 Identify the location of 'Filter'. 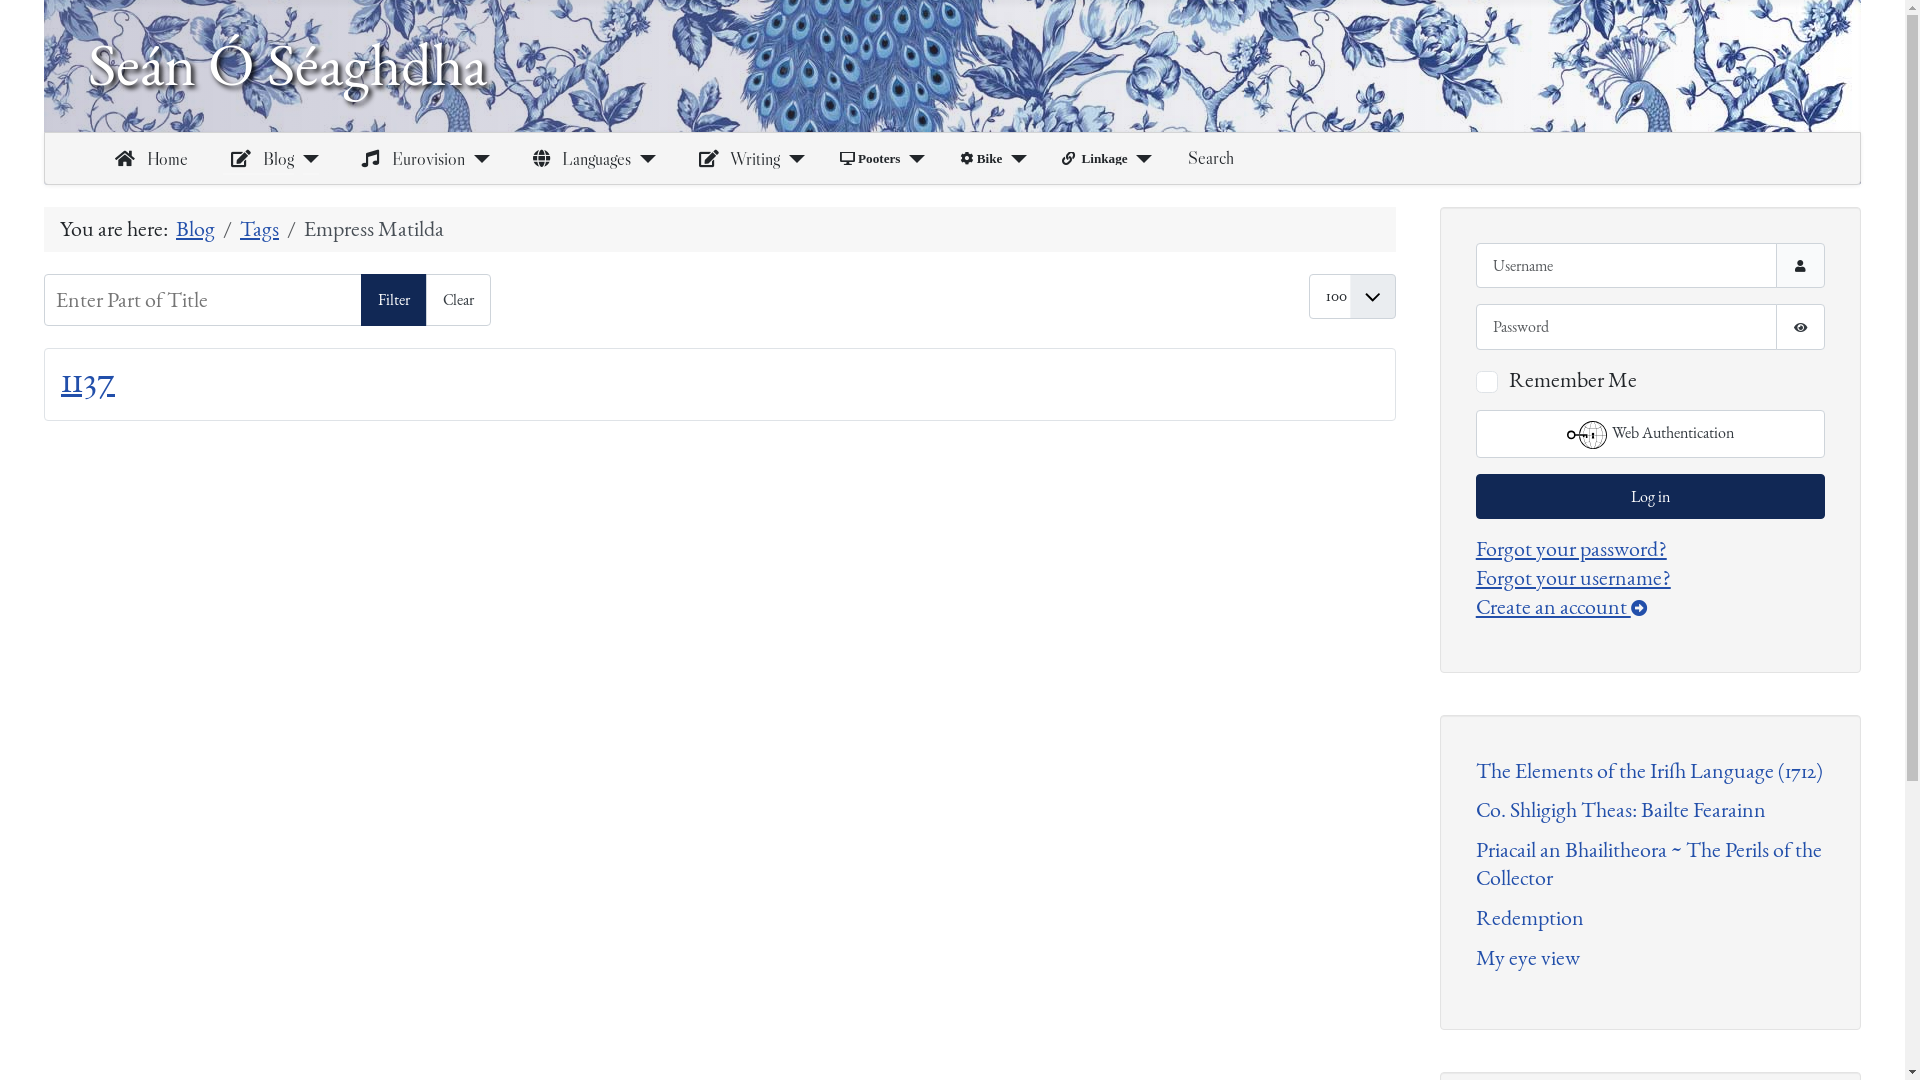
(360, 300).